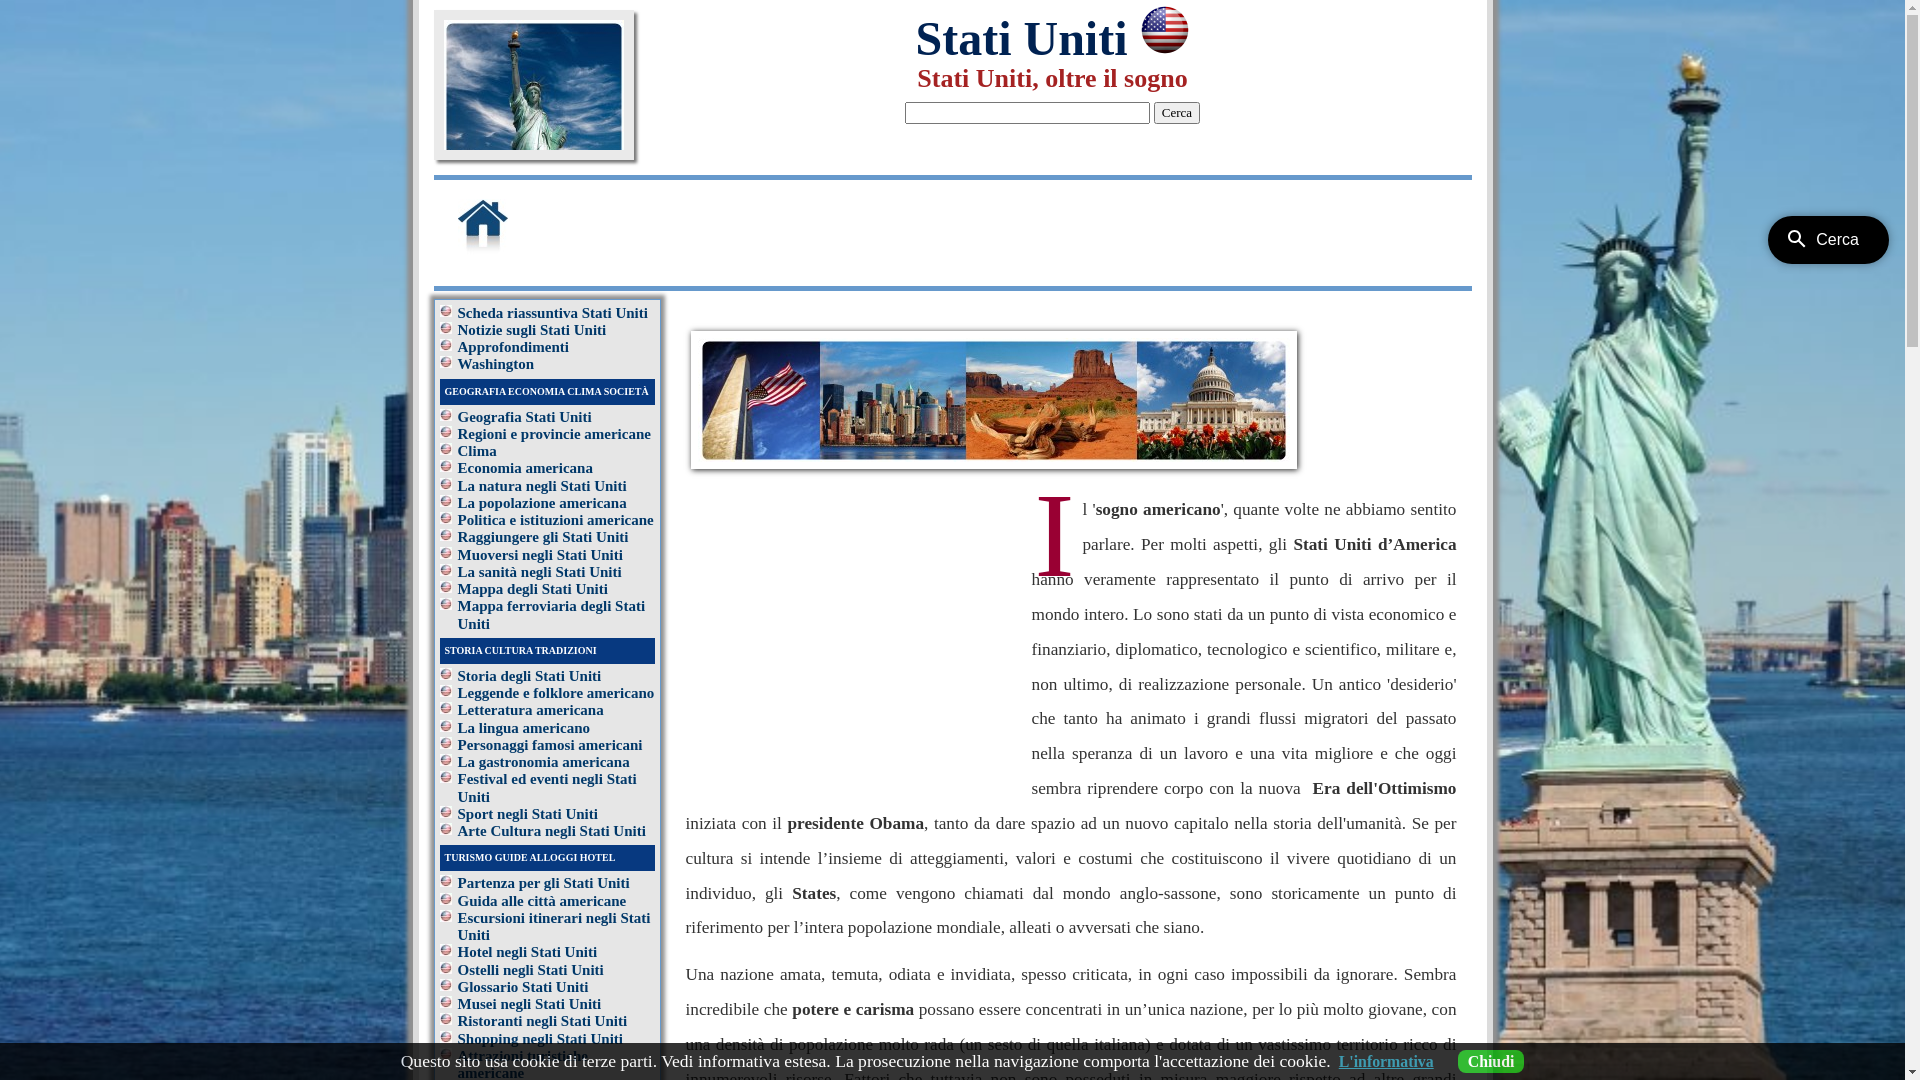 This screenshot has height=1080, width=1920. Describe the element at coordinates (540, 554) in the screenshot. I see `'Muoversi negli Stati Uniti'` at that location.